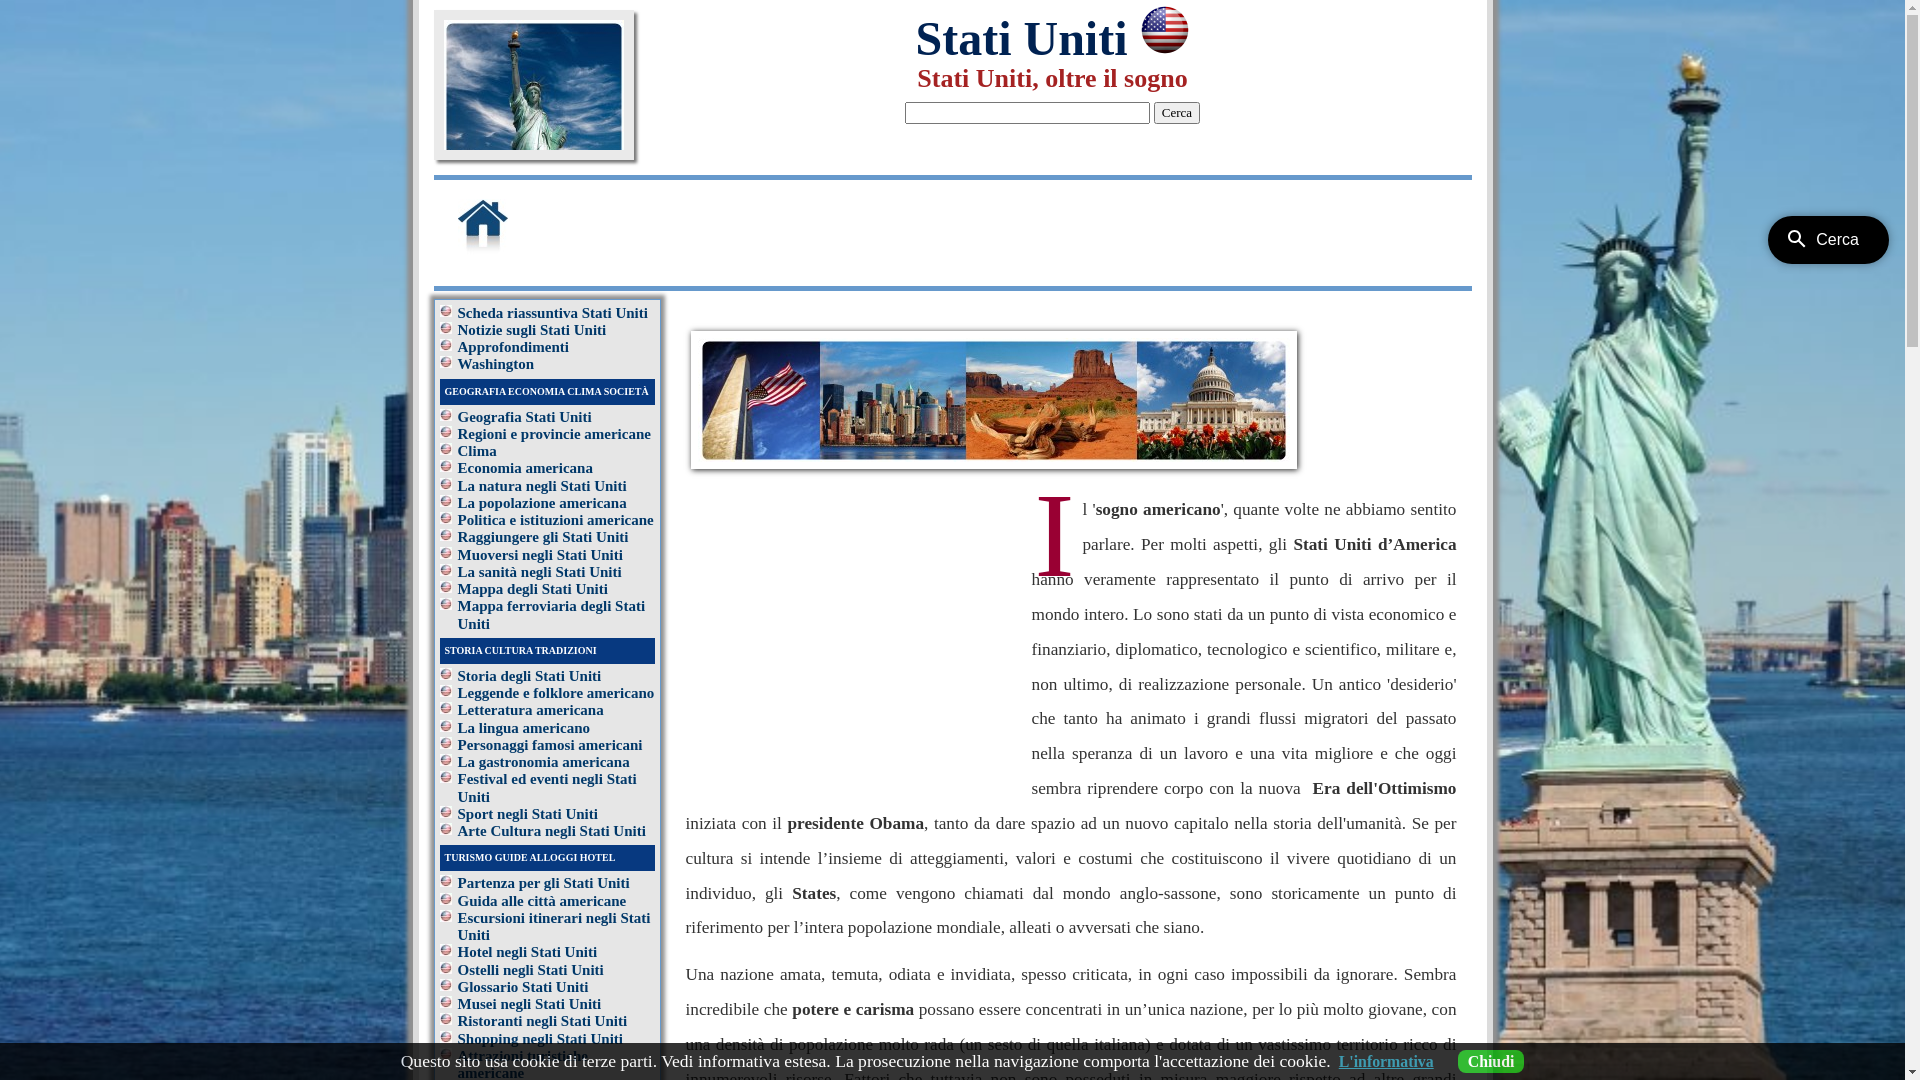 This screenshot has height=1080, width=1920. Describe the element at coordinates (540, 554) in the screenshot. I see `'Muoversi negli Stati Uniti'` at that location.